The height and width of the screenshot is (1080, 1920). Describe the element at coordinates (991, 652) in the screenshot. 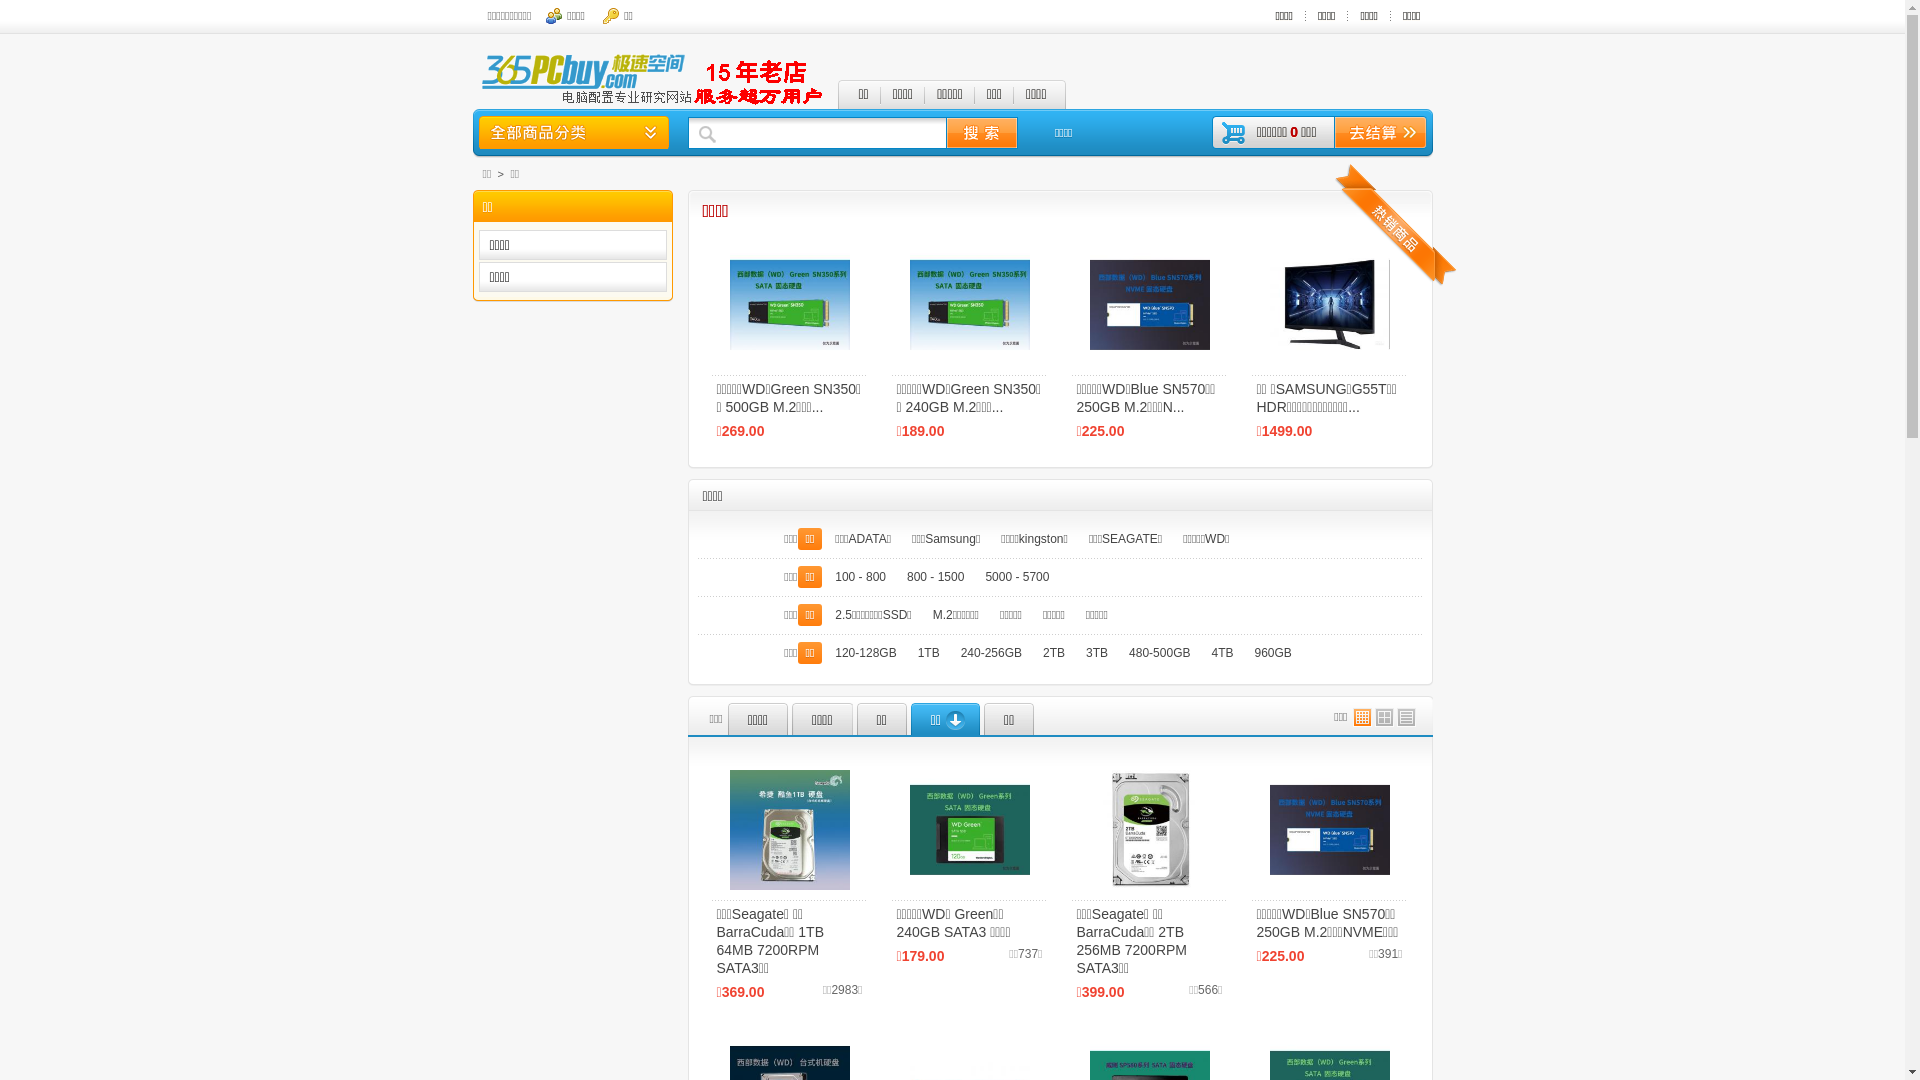

I see `'240-256GB'` at that location.